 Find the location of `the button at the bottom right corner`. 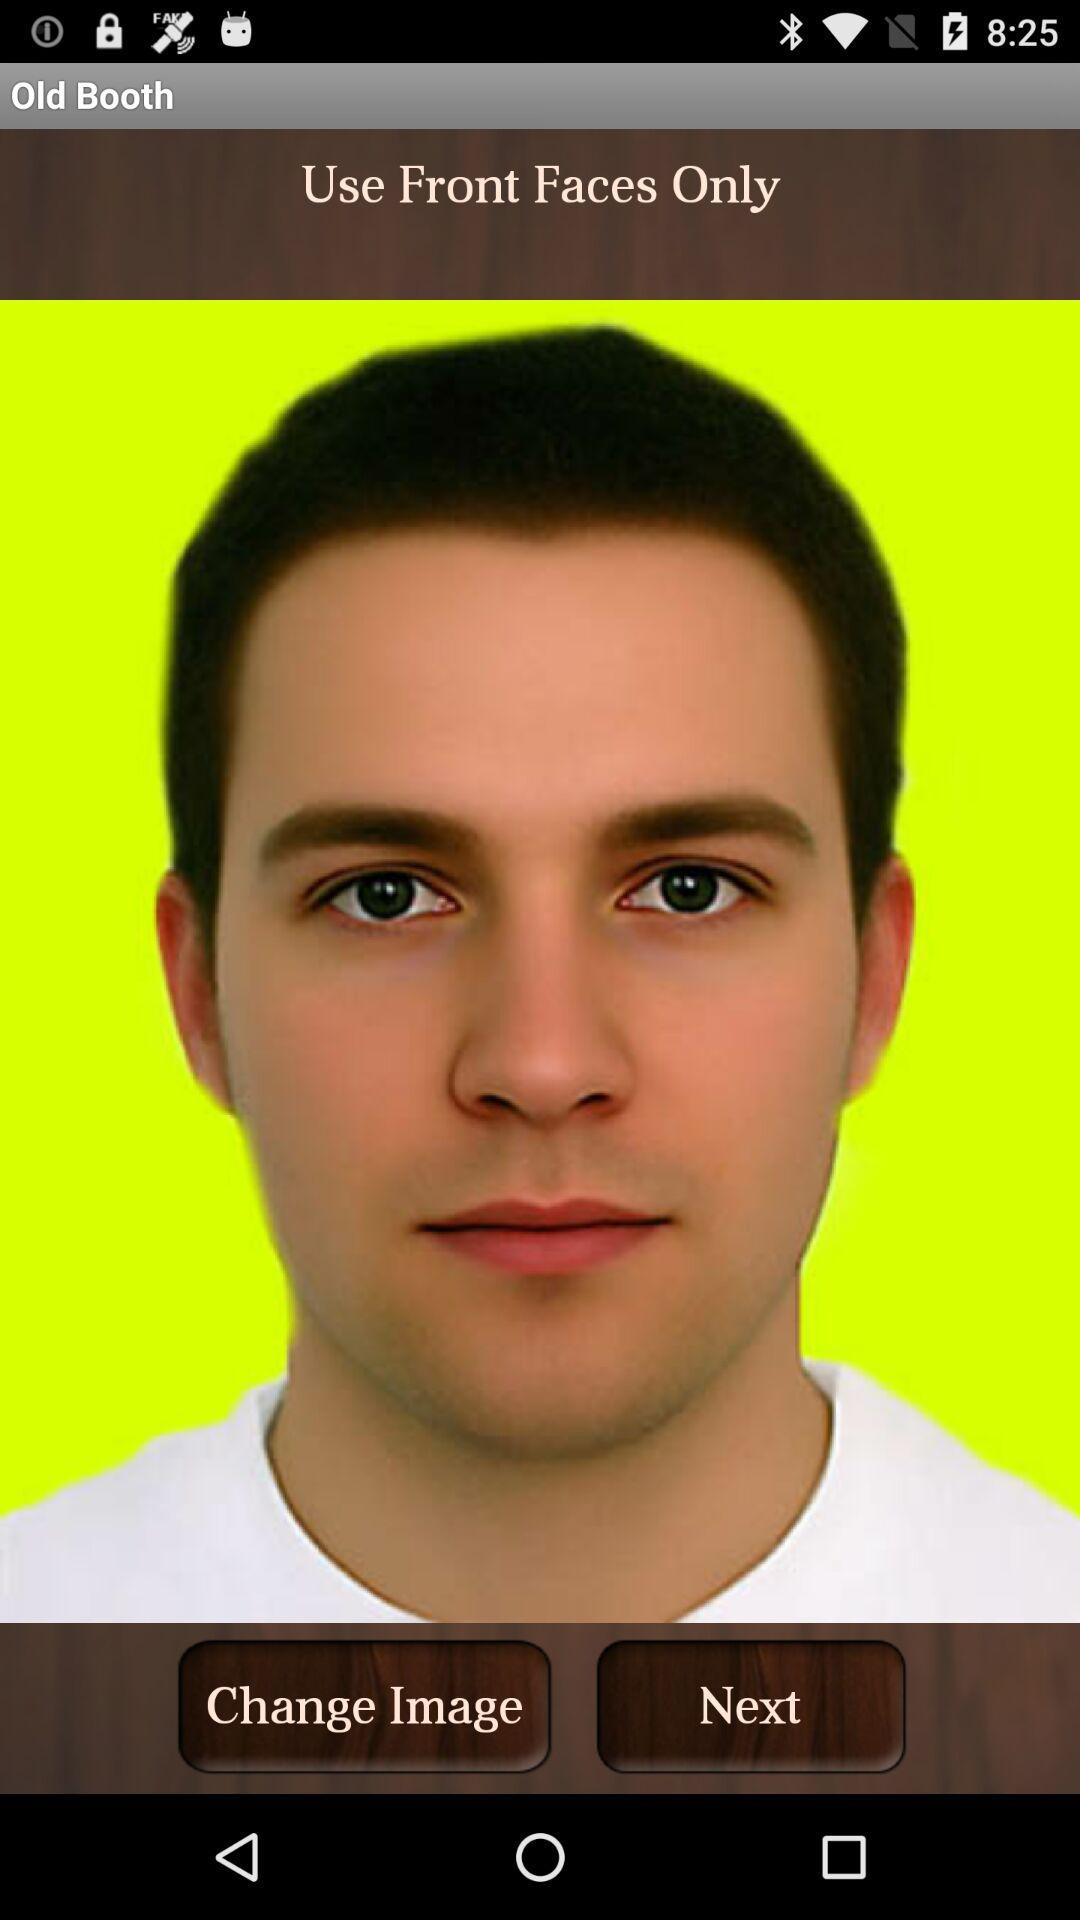

the button at the bottom right corner is located at coordinates (751, 1705).